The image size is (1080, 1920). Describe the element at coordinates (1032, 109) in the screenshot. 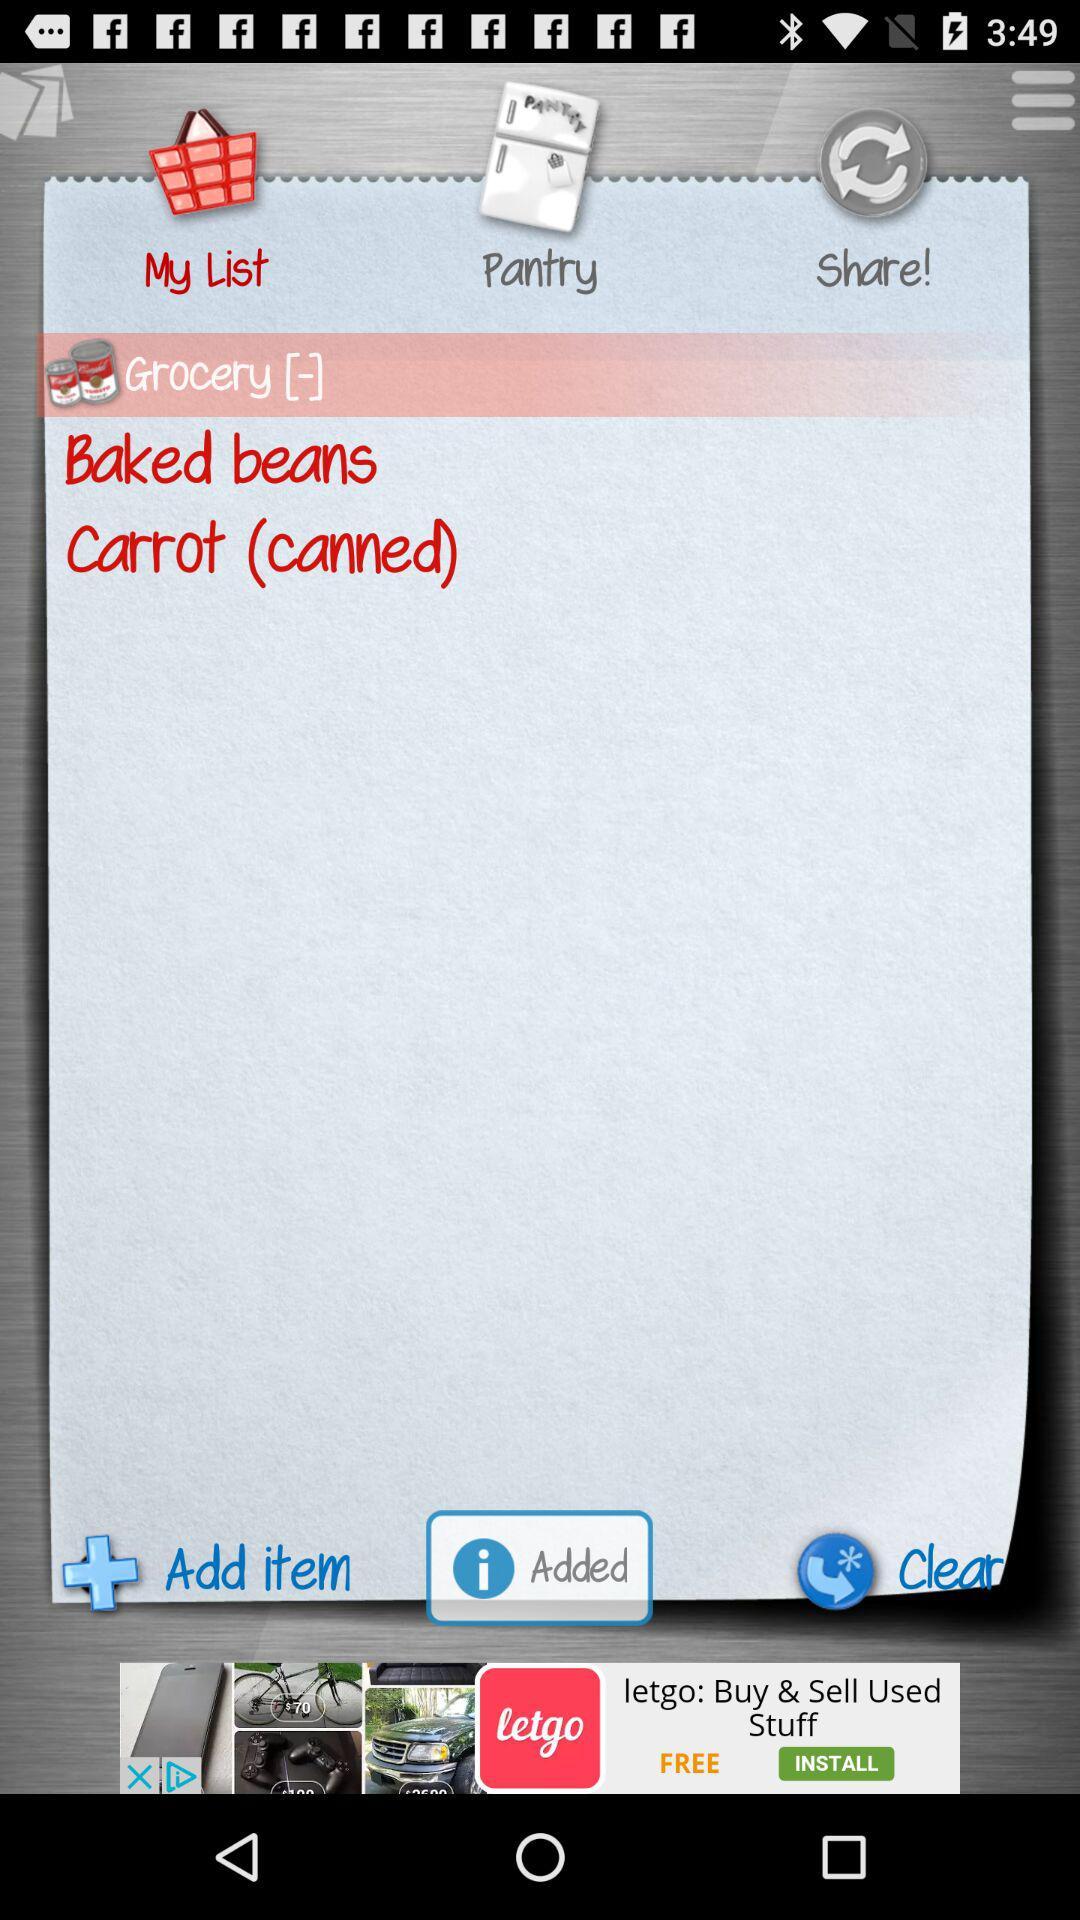

I see `menu page` at that location.